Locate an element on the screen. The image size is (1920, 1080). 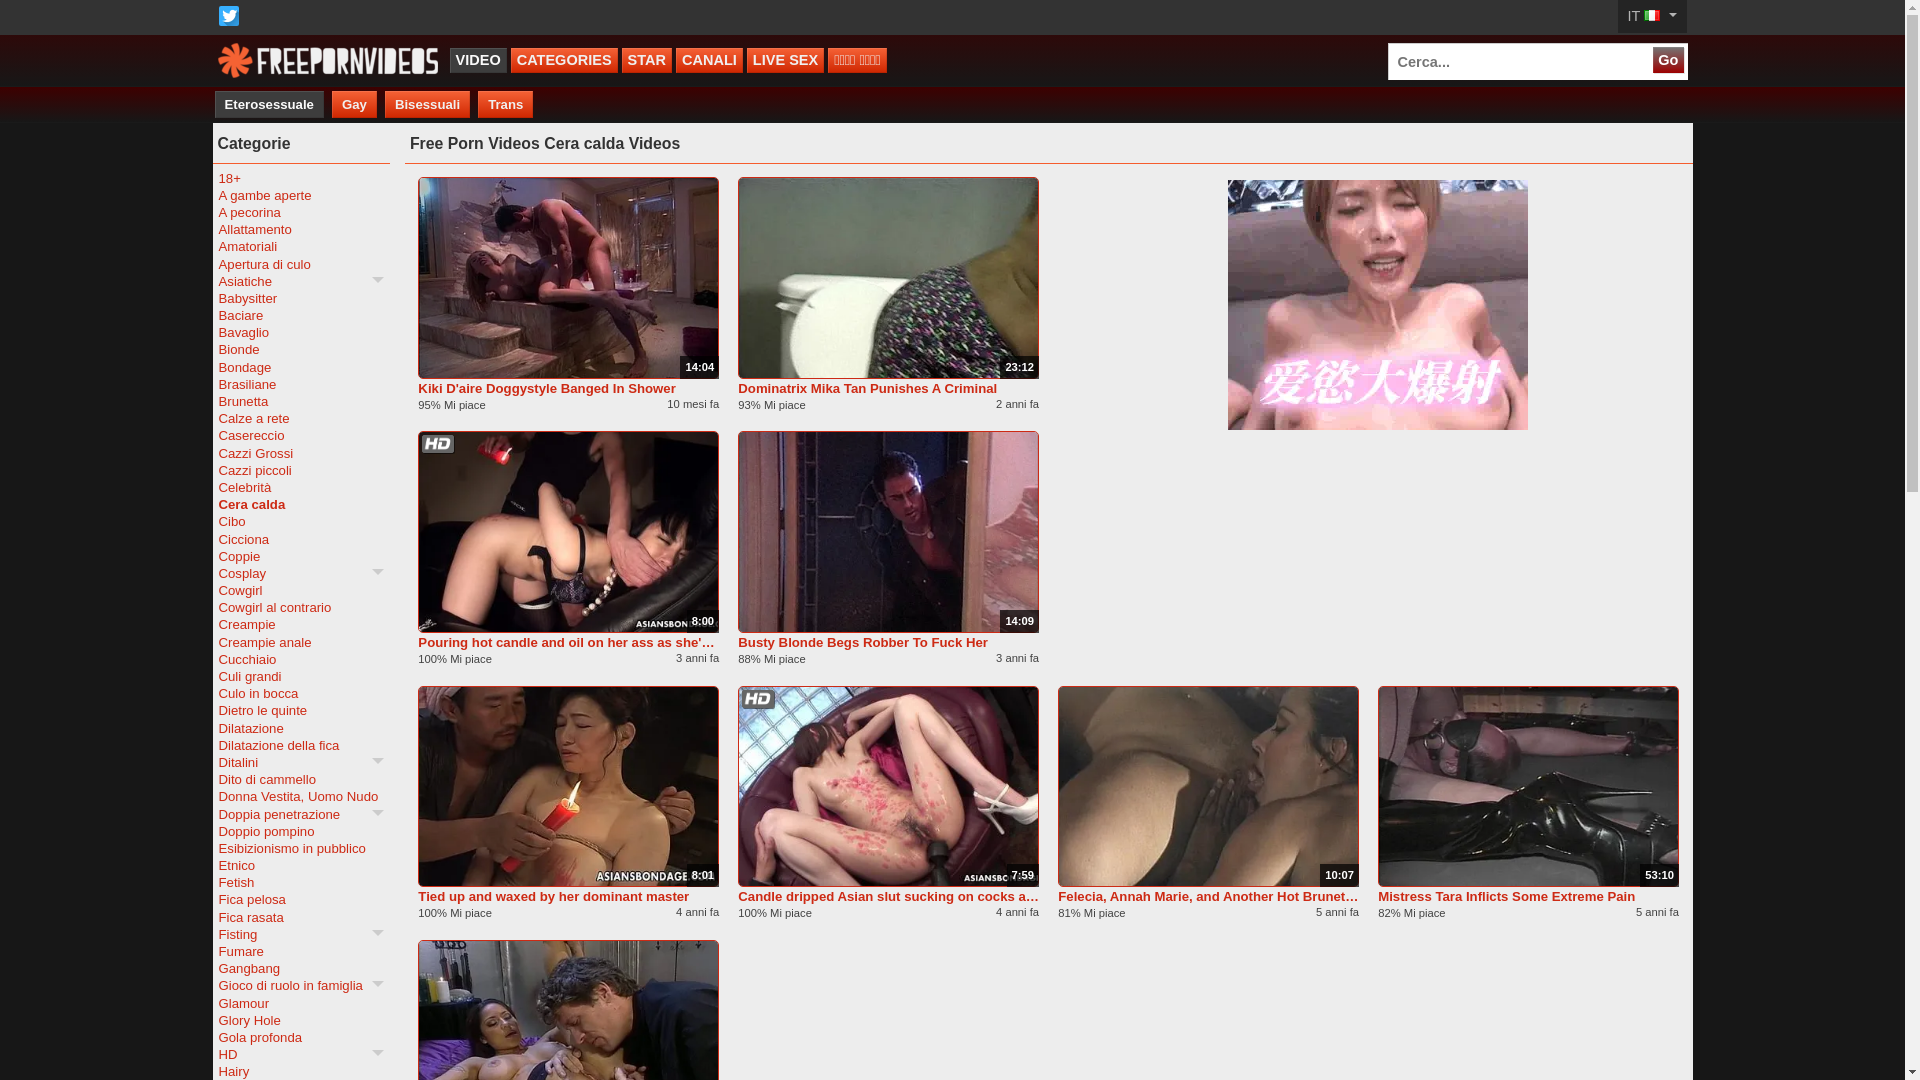
'Fetish' is located at coordinates (300, 881).